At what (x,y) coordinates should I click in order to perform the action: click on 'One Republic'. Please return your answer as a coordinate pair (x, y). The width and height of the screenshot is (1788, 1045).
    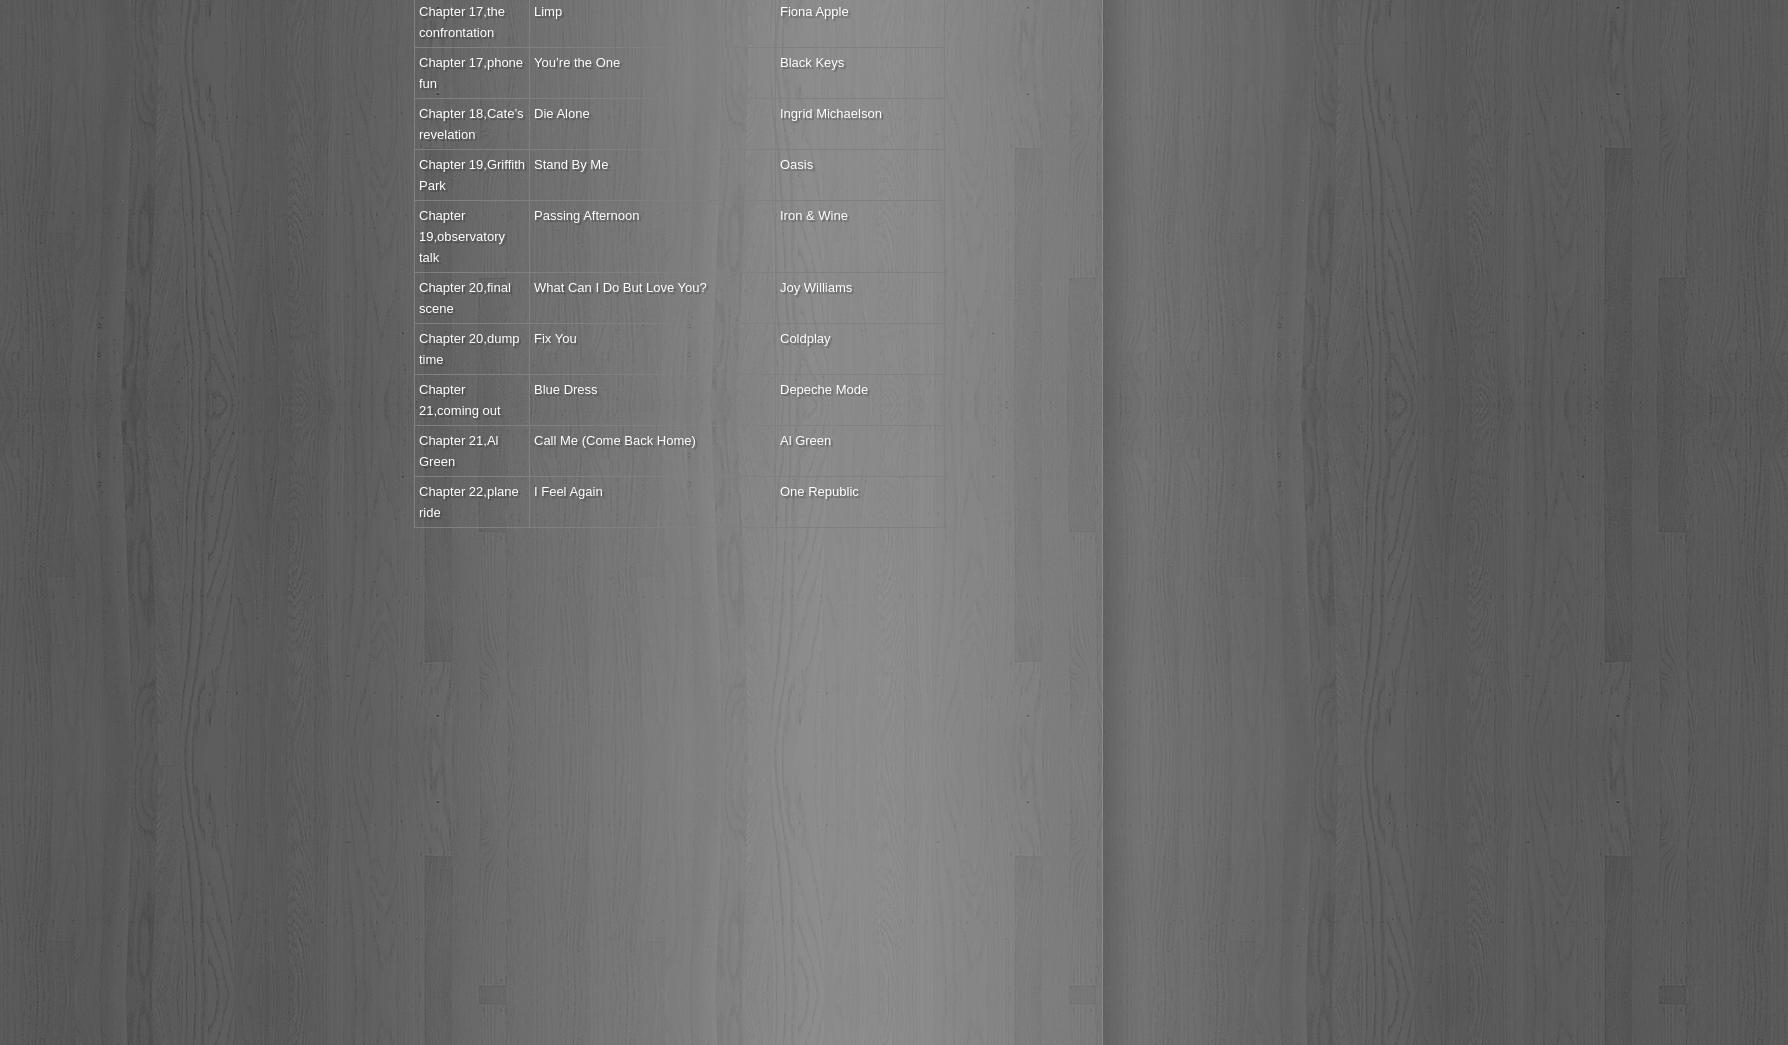
    Looking at the image, I should click on (818, 490).